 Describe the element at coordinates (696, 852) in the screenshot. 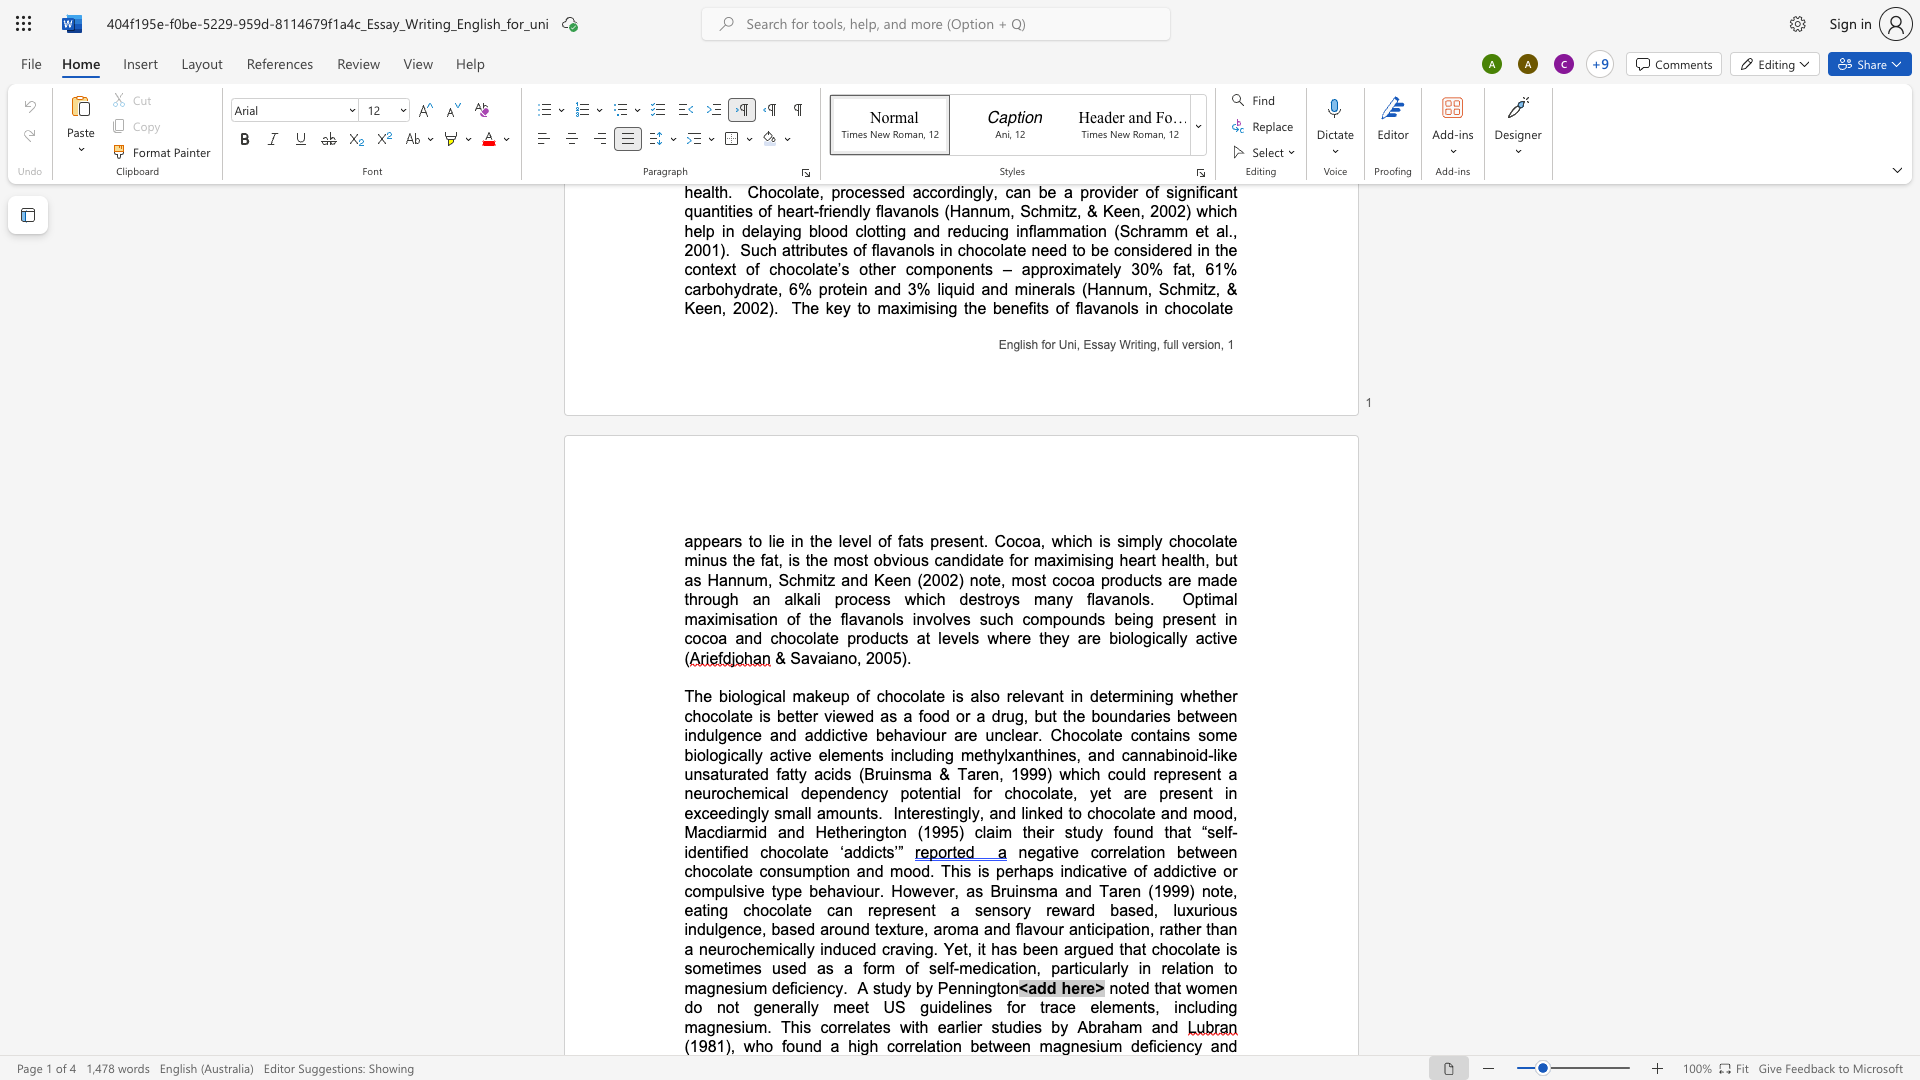

I see `the space between the continuous character "d" and "e" in the text` at that location.